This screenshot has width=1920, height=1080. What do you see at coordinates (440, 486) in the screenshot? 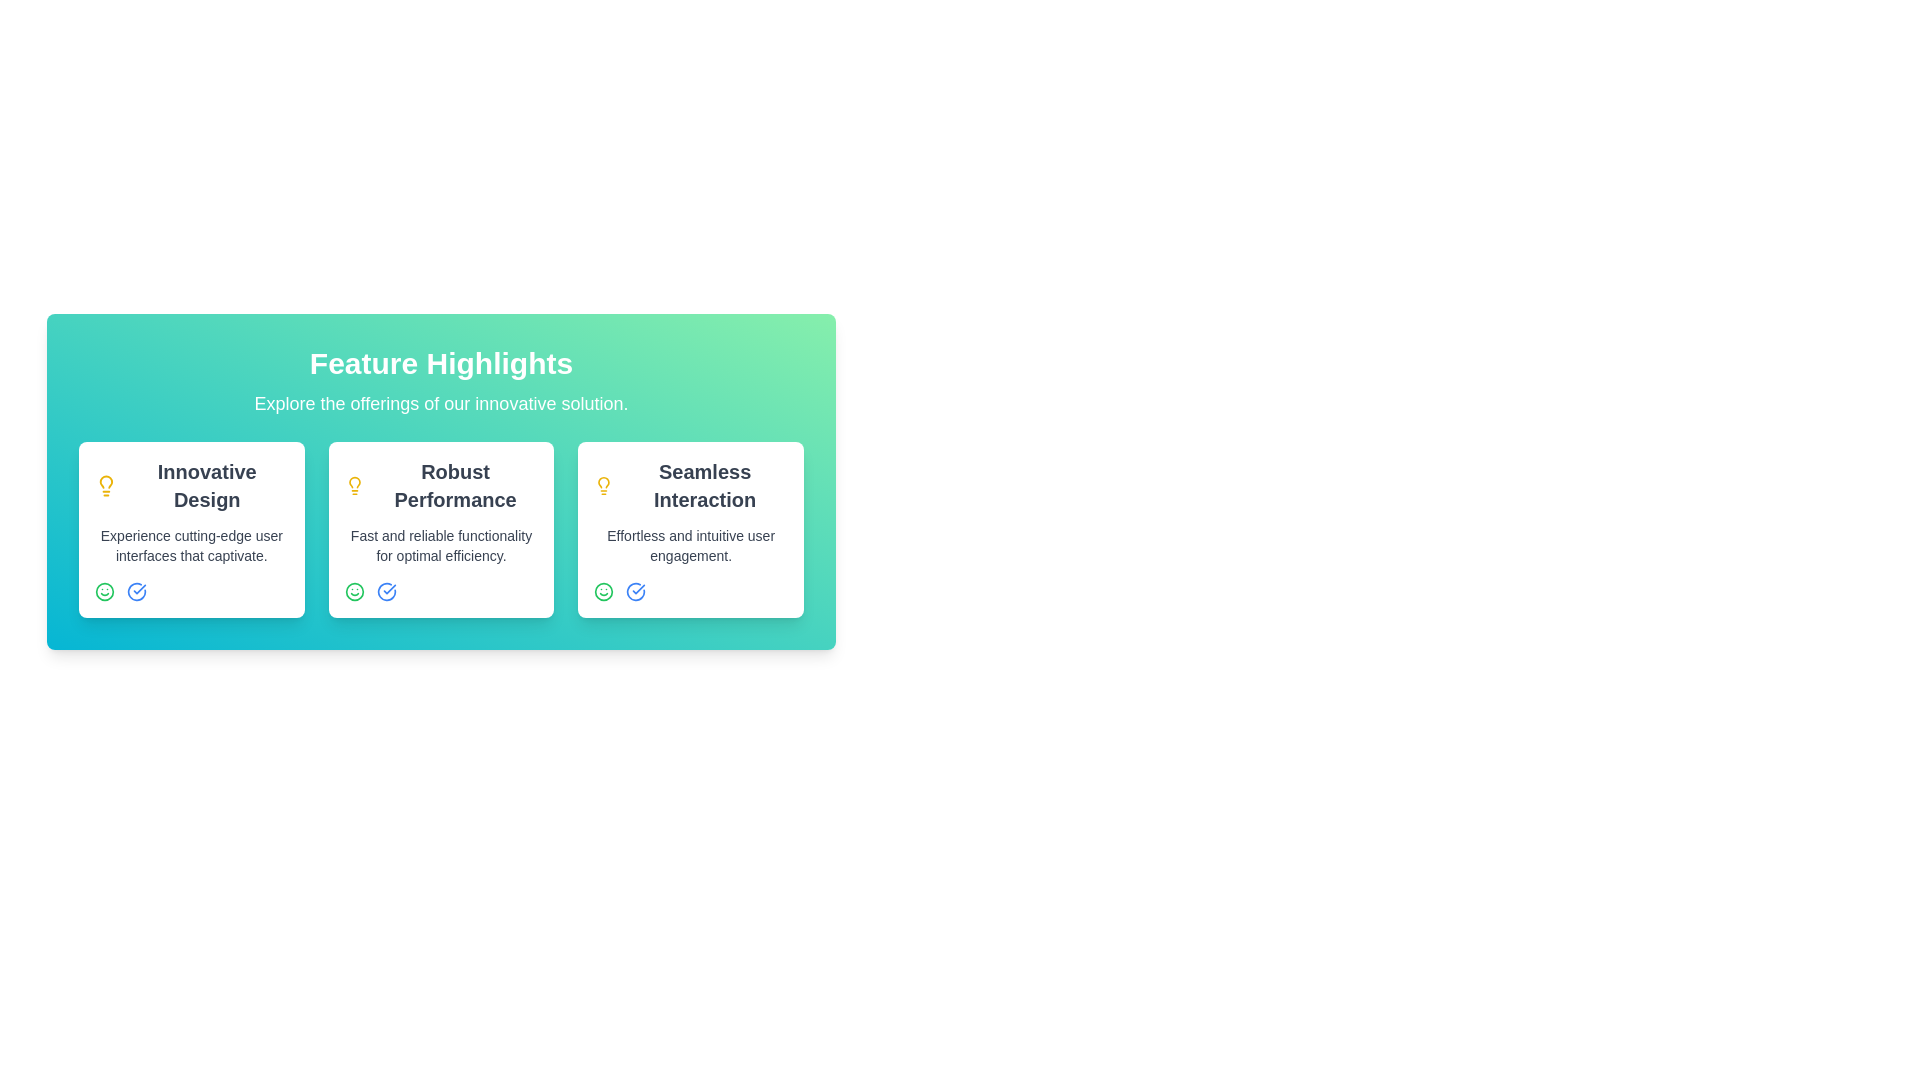
I see `text element titled 'Robust Performance' located in the central card of a horizontally arranged trio within a grid, positioned below the webpage heading` at bounding box center [440, 486].